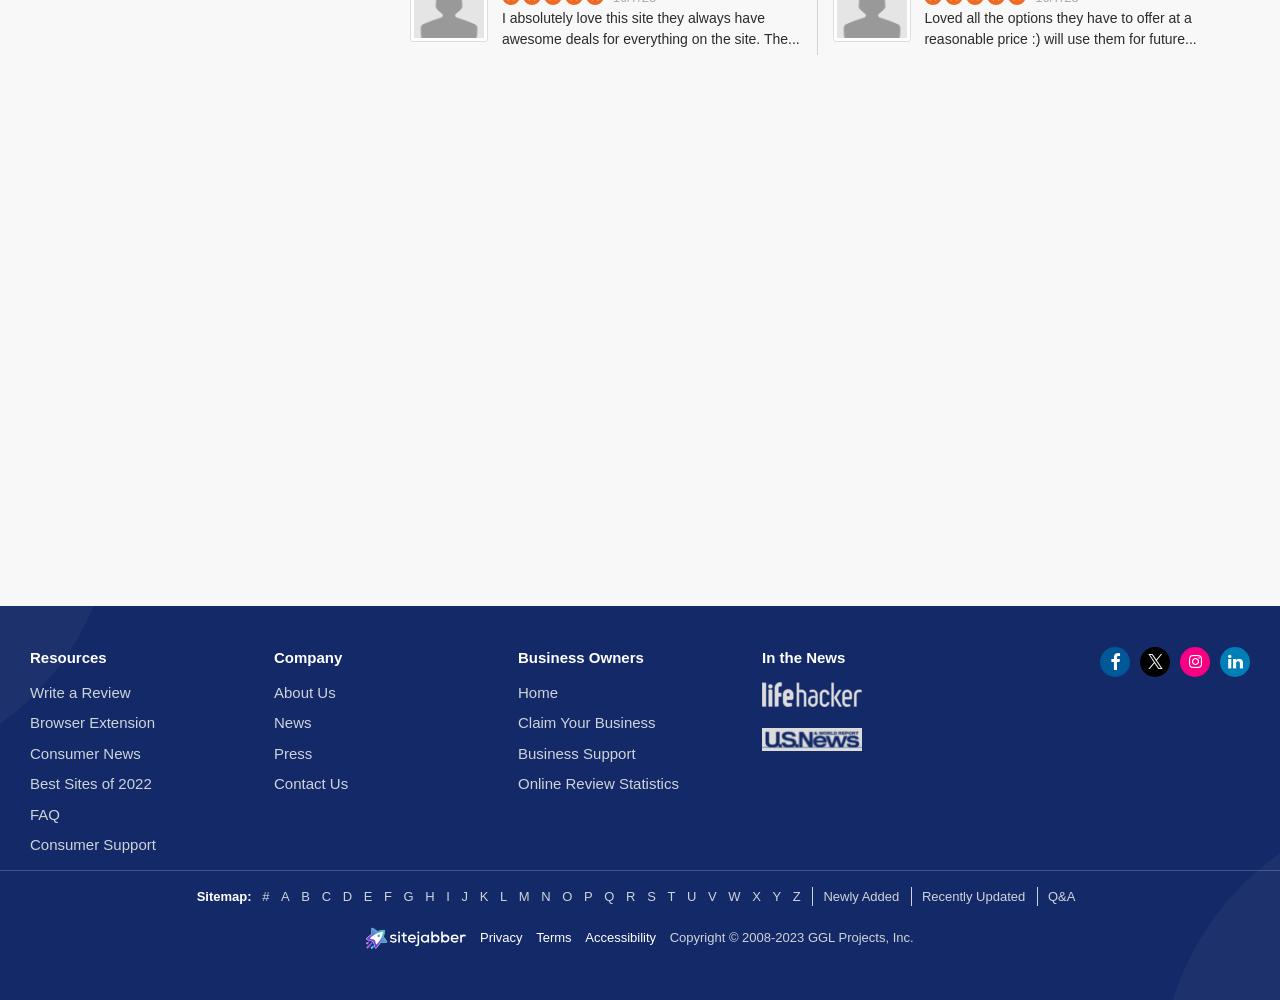 The height and width of the screenshot is (1000, 1280). What do you see at coordinates (91, 843) in the screenshot?
I see `'Consumer Support'` at bounding box center [91, 843].